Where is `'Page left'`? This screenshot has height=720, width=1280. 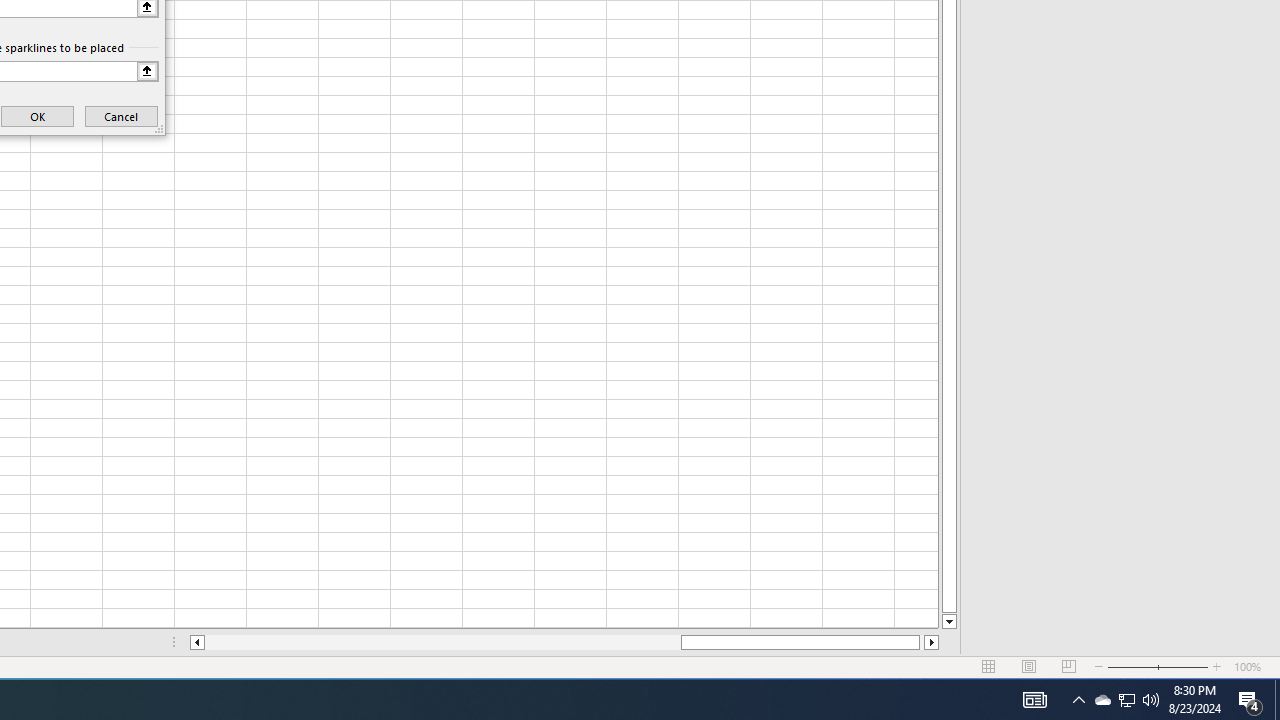
'Page left' is located at coordinates (441, 642).